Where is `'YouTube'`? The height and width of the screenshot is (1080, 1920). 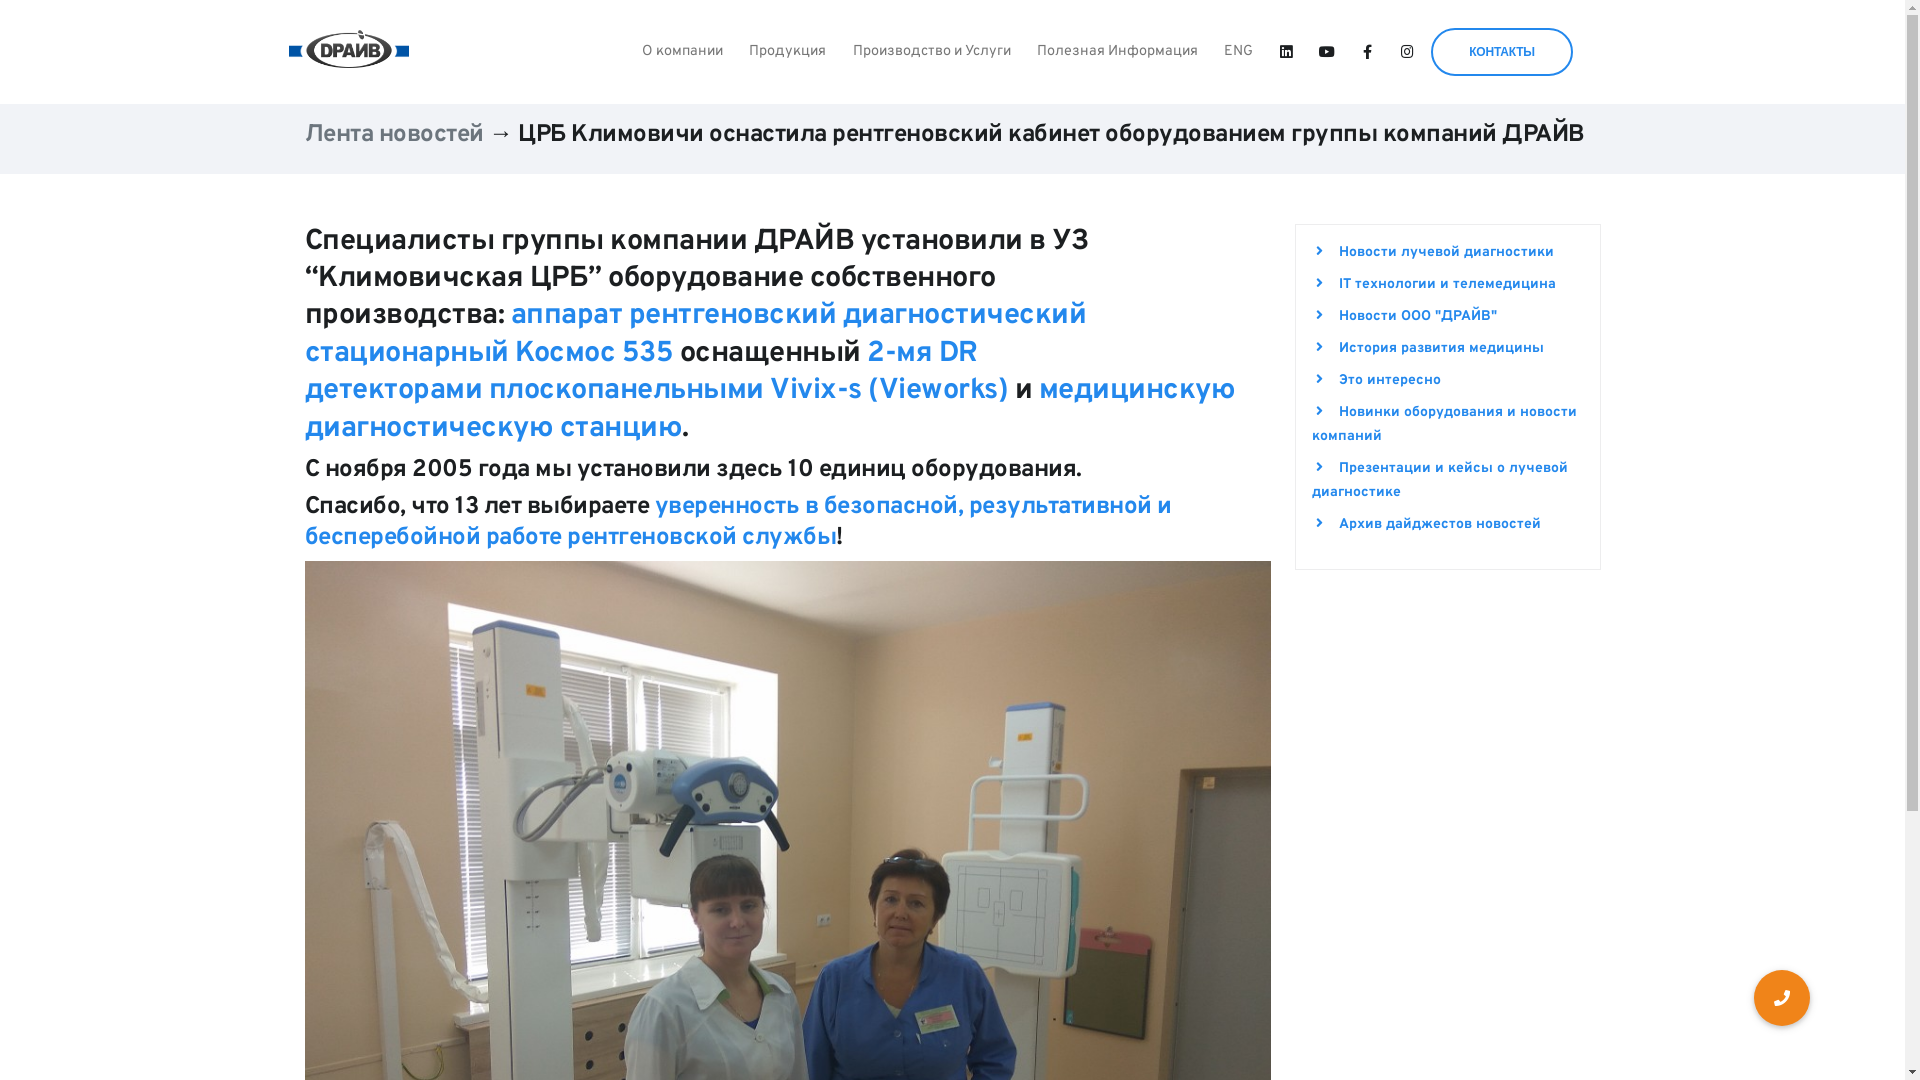 'YouTube' is located at coordinates (1326, 52).